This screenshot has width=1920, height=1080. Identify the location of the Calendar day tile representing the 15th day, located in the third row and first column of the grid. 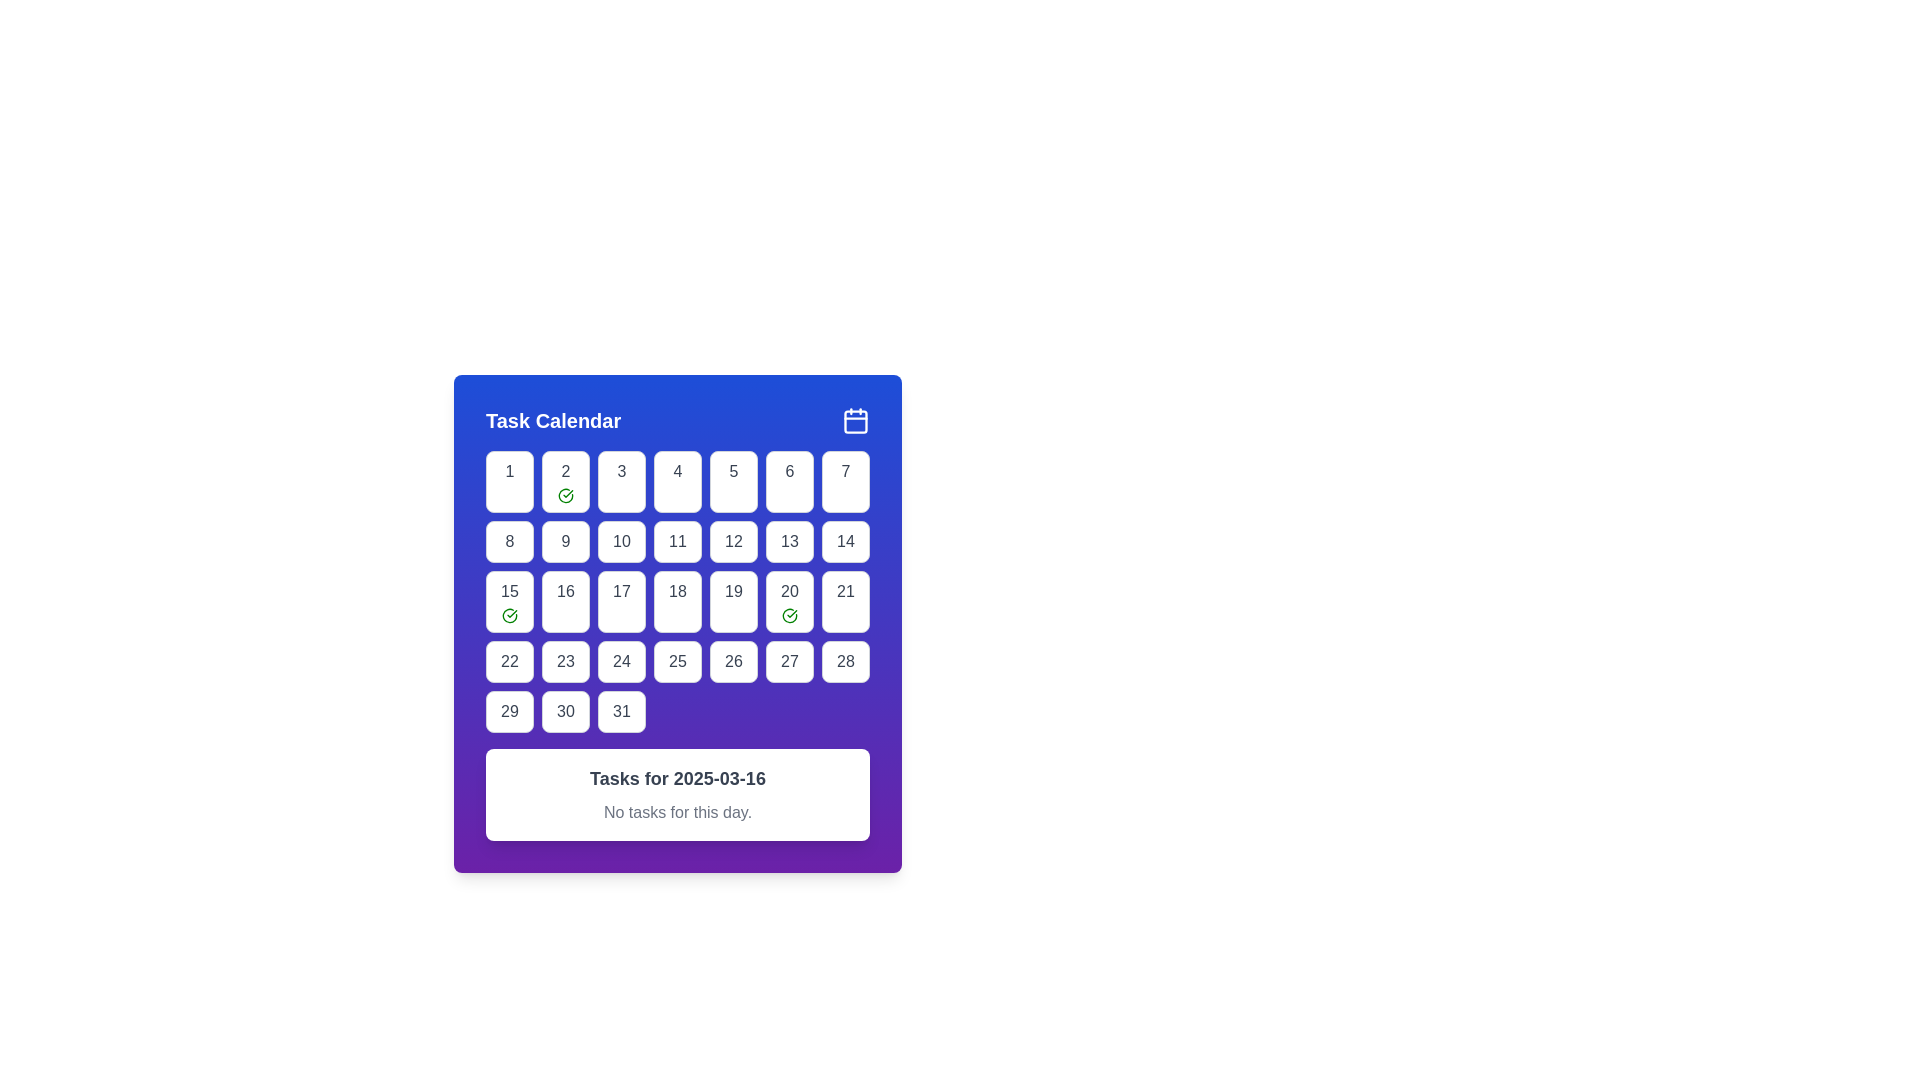
(509, 600).